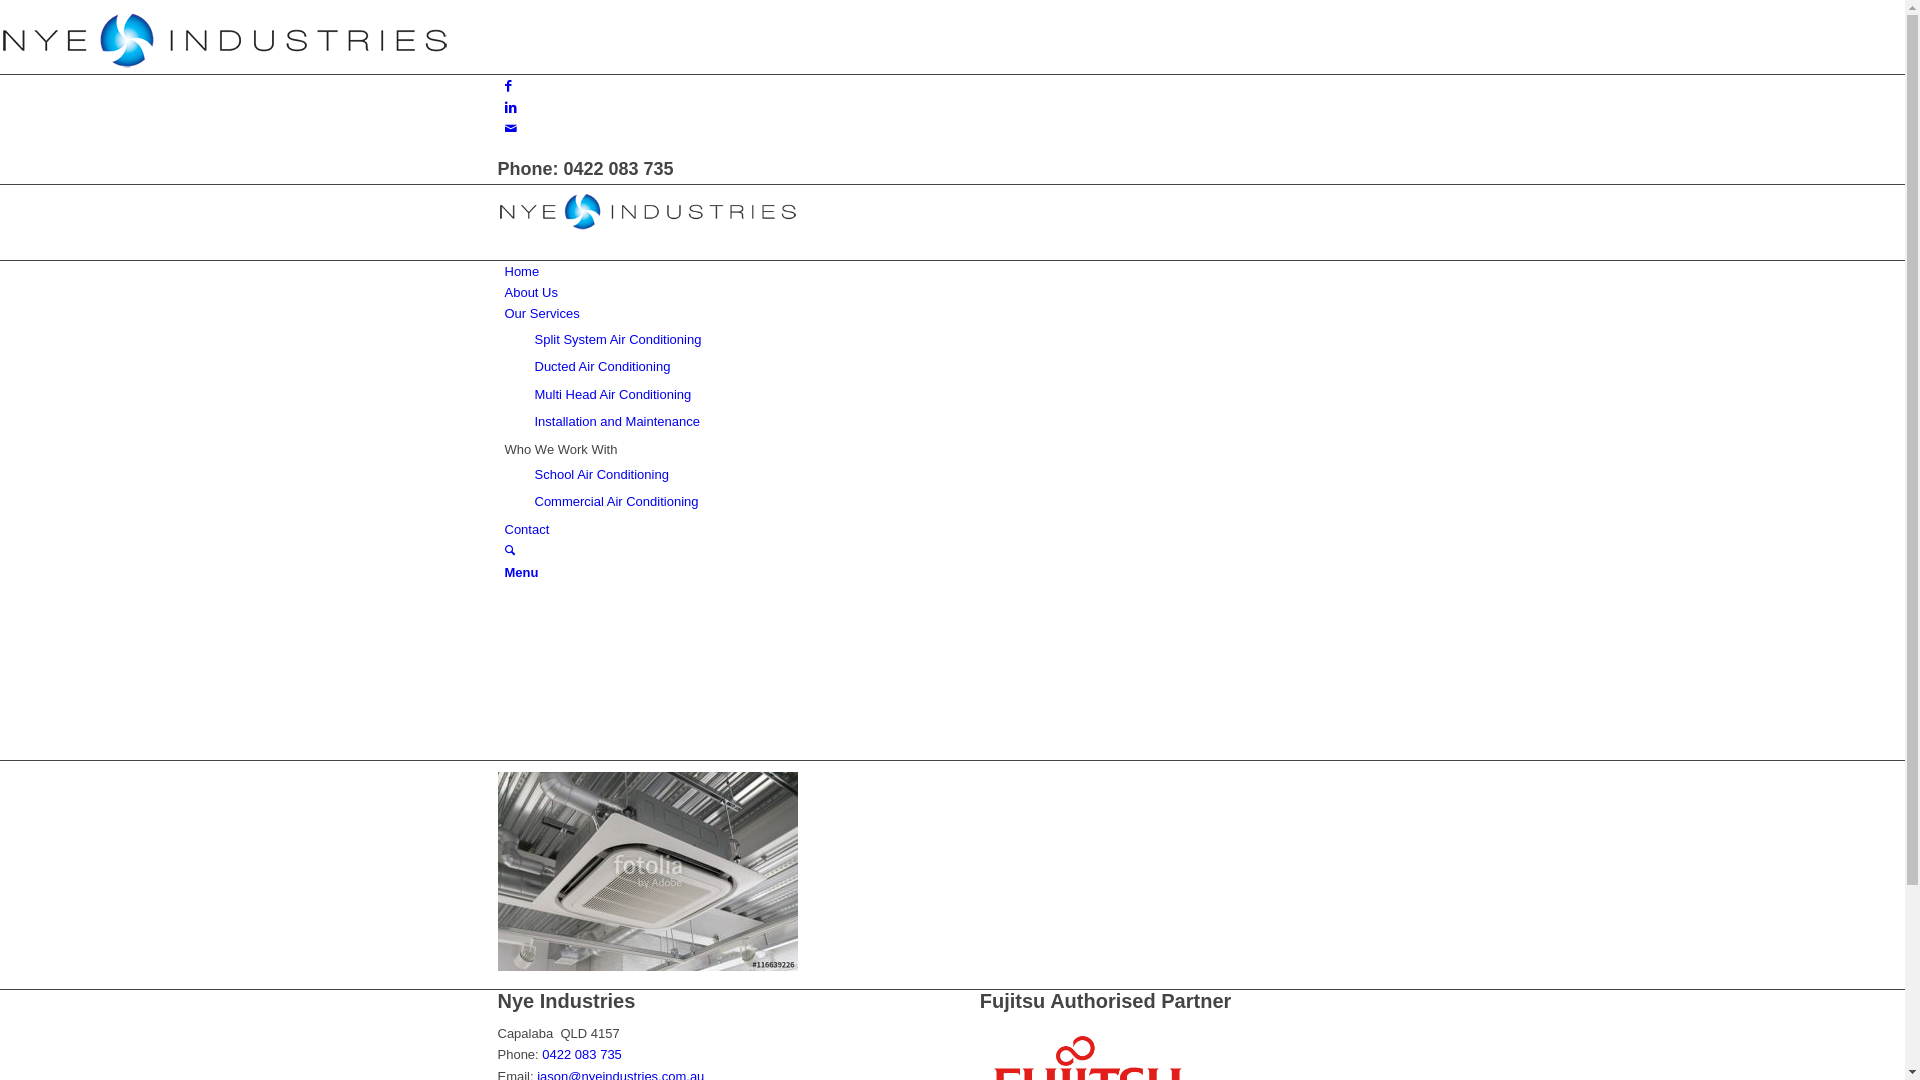 This screenshot has height=1080, width=1920. What do you see at coordinates (504, 313) in the screenshot?
I see `'Our Services'` at bounding box center [504, 313].